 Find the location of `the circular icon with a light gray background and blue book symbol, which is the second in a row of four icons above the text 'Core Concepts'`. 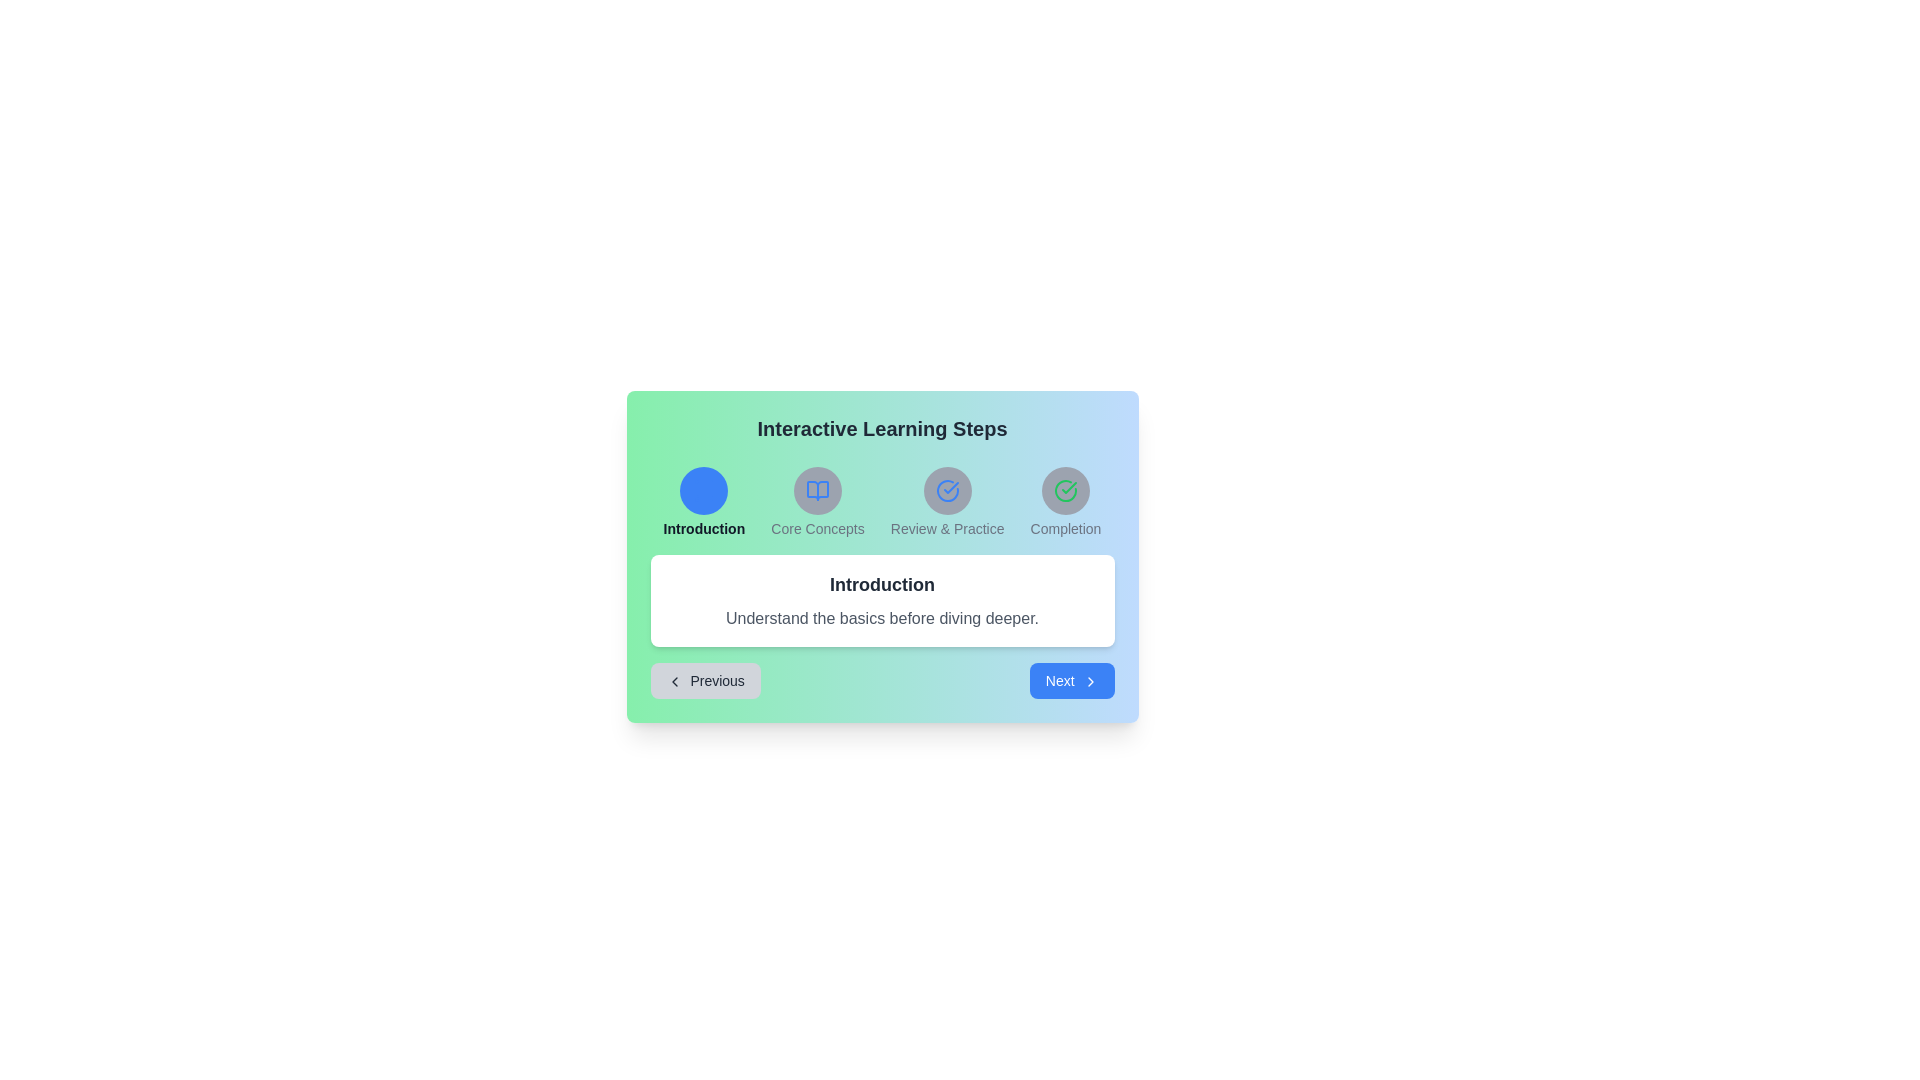

the circular icon with a light gray background and blue book symbol, which is the second in a row of four icons above the text 'Core Concepts' is located at coordinates (818, 490).